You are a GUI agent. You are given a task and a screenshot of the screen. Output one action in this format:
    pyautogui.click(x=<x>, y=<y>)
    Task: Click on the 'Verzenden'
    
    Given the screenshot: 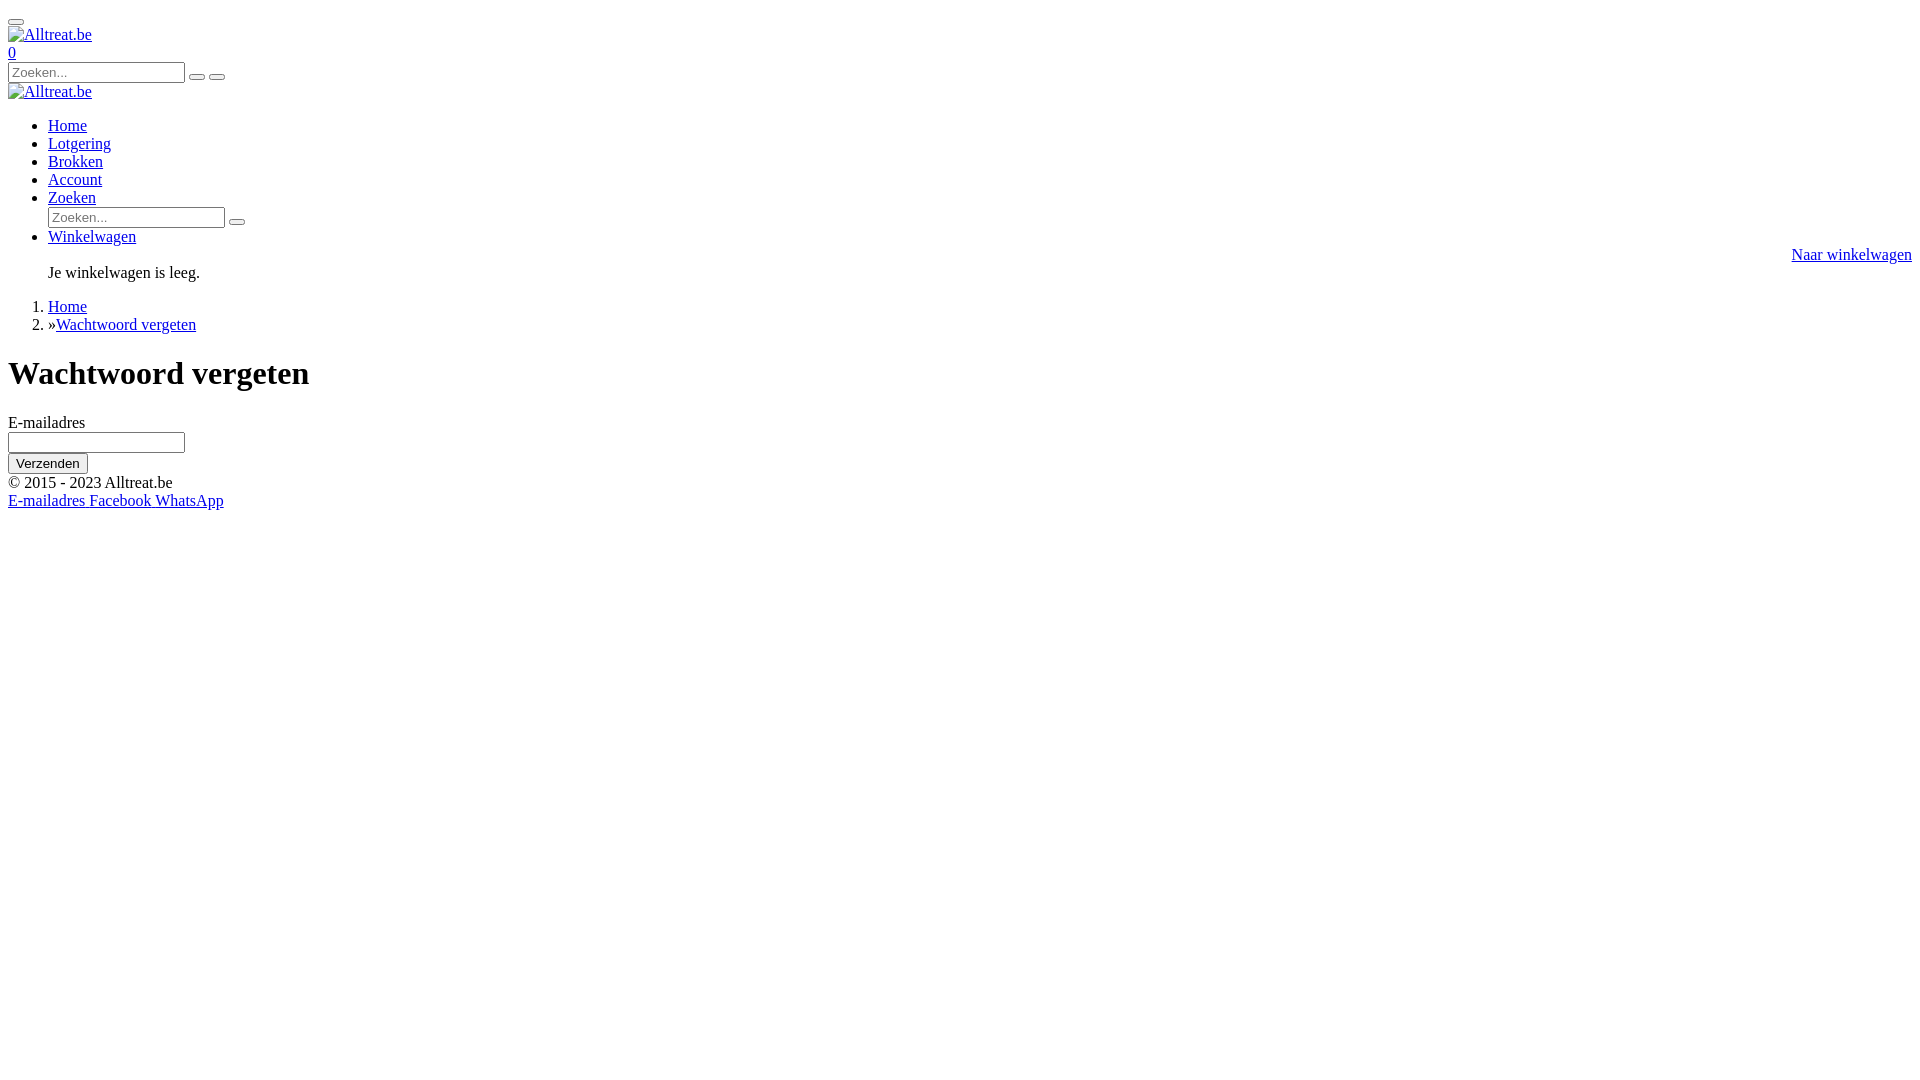 What is the action you would take?
    pyautogui.click(x=48, y=463)
    